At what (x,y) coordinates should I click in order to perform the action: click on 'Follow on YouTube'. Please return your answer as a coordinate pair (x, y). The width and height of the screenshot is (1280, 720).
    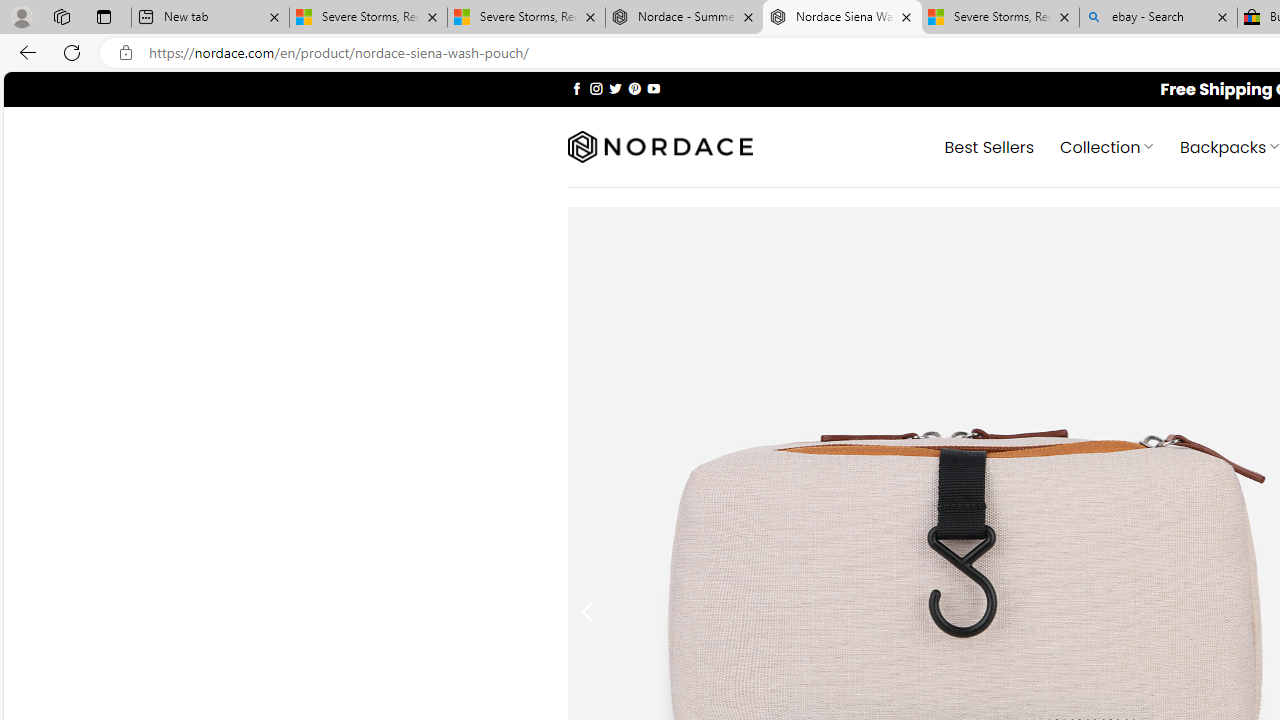
    Looking at the image, I should click on (653, 87).